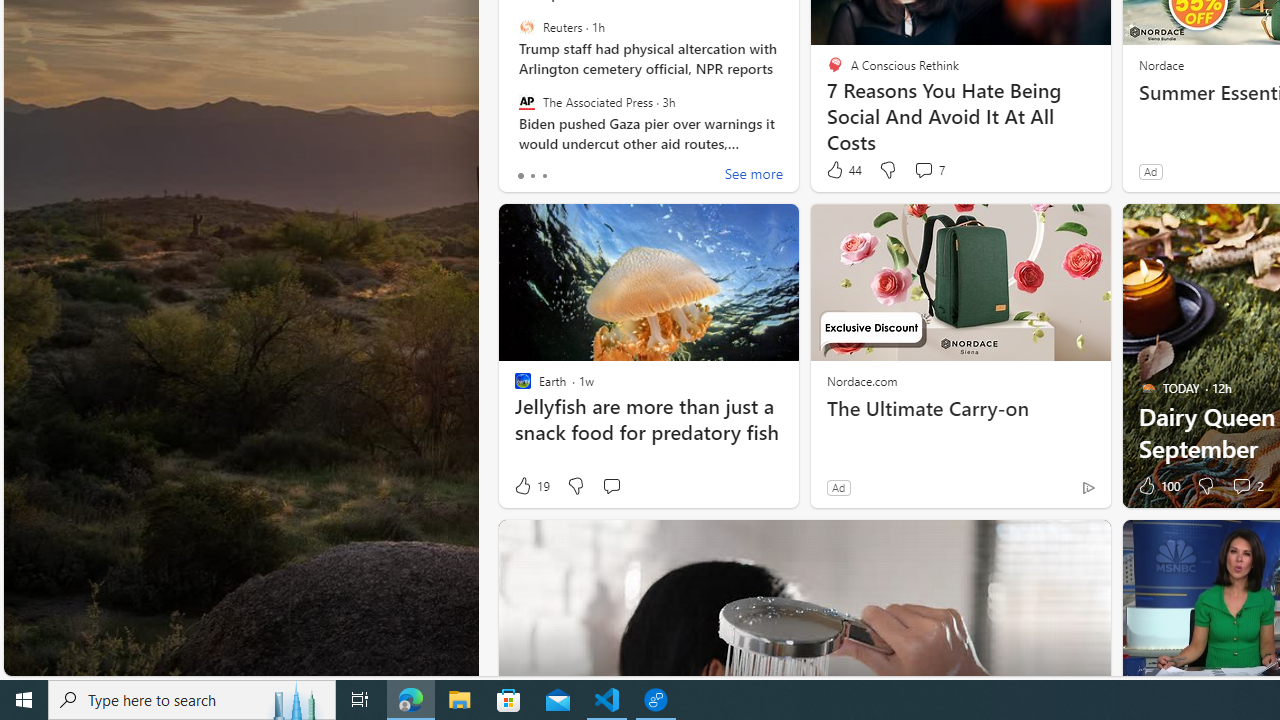  What do you see at coordinates (1160, 63) in the screenshot?
I see `'Nordace'` at bounding box center [1160, 63].